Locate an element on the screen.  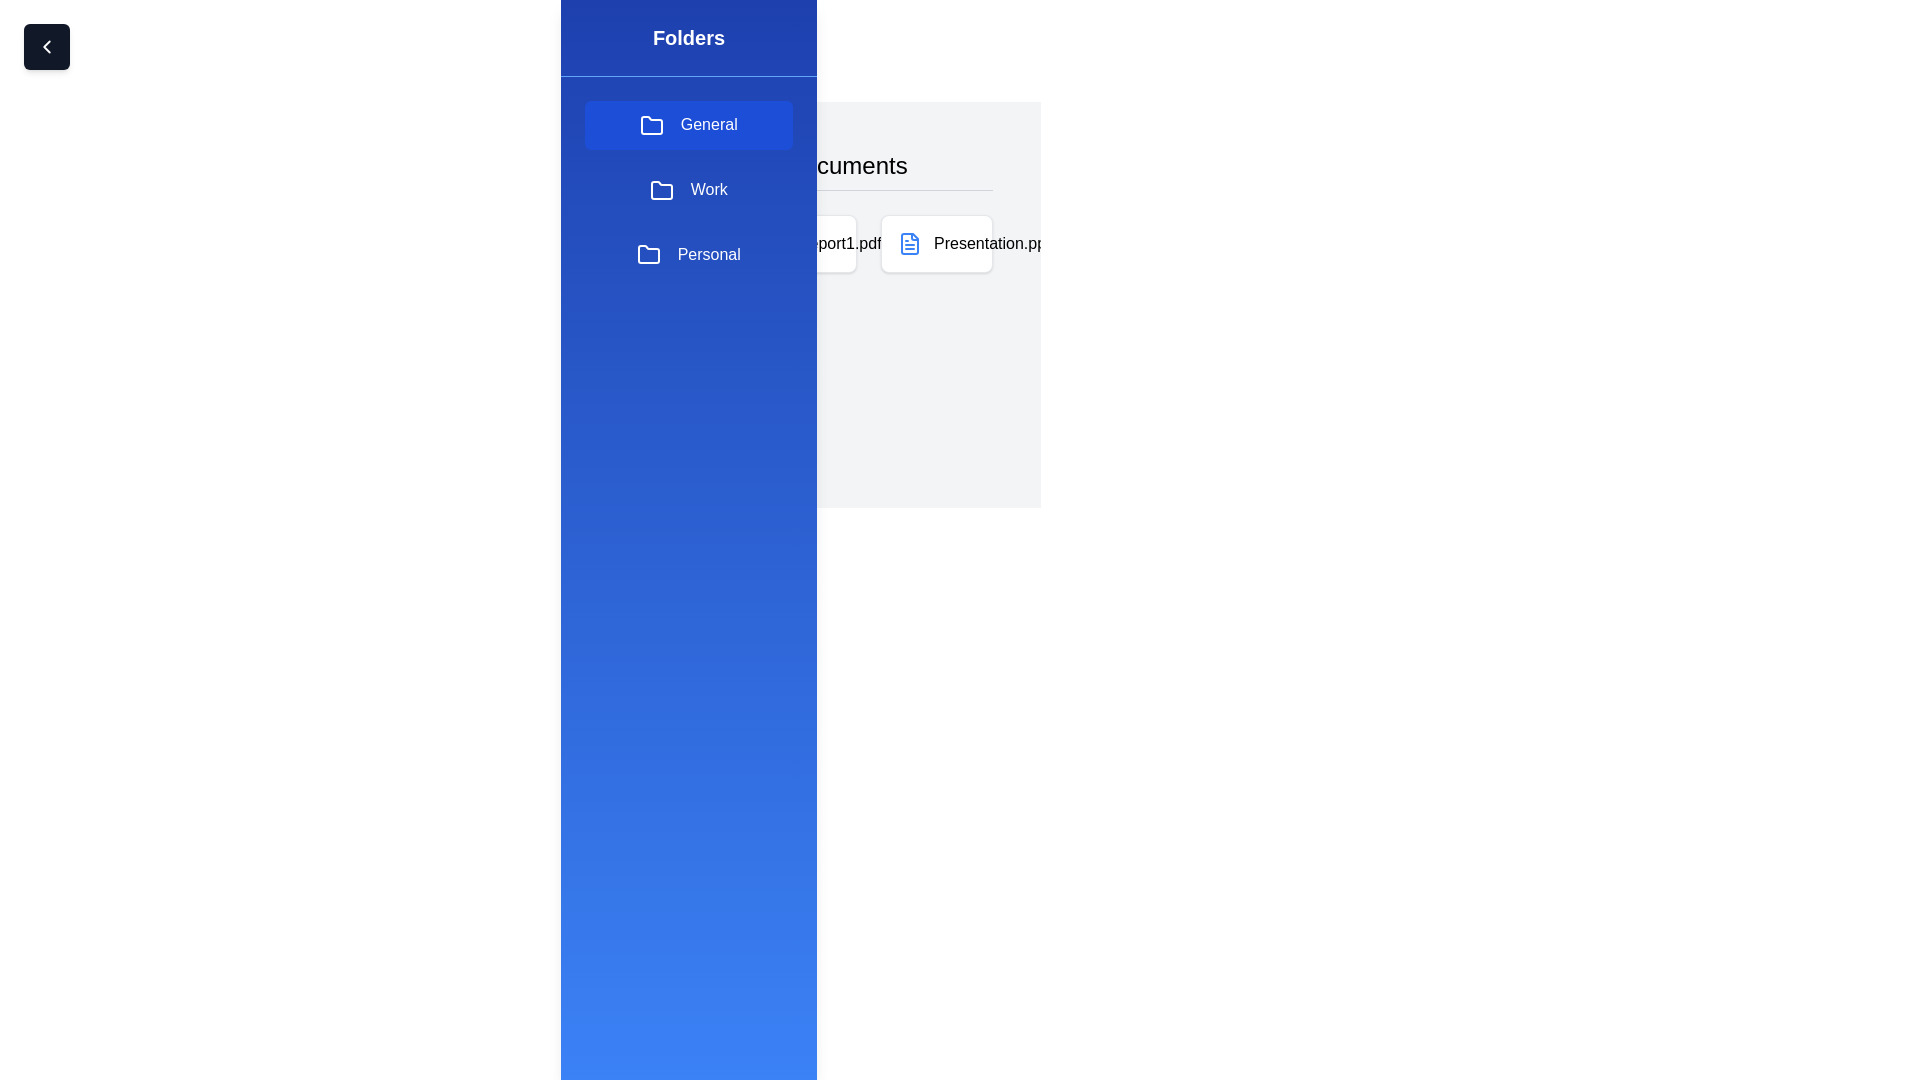
the square button with a dark gray background and a white left-pointing chevron icon in the center is located at coordinates (47, 45).